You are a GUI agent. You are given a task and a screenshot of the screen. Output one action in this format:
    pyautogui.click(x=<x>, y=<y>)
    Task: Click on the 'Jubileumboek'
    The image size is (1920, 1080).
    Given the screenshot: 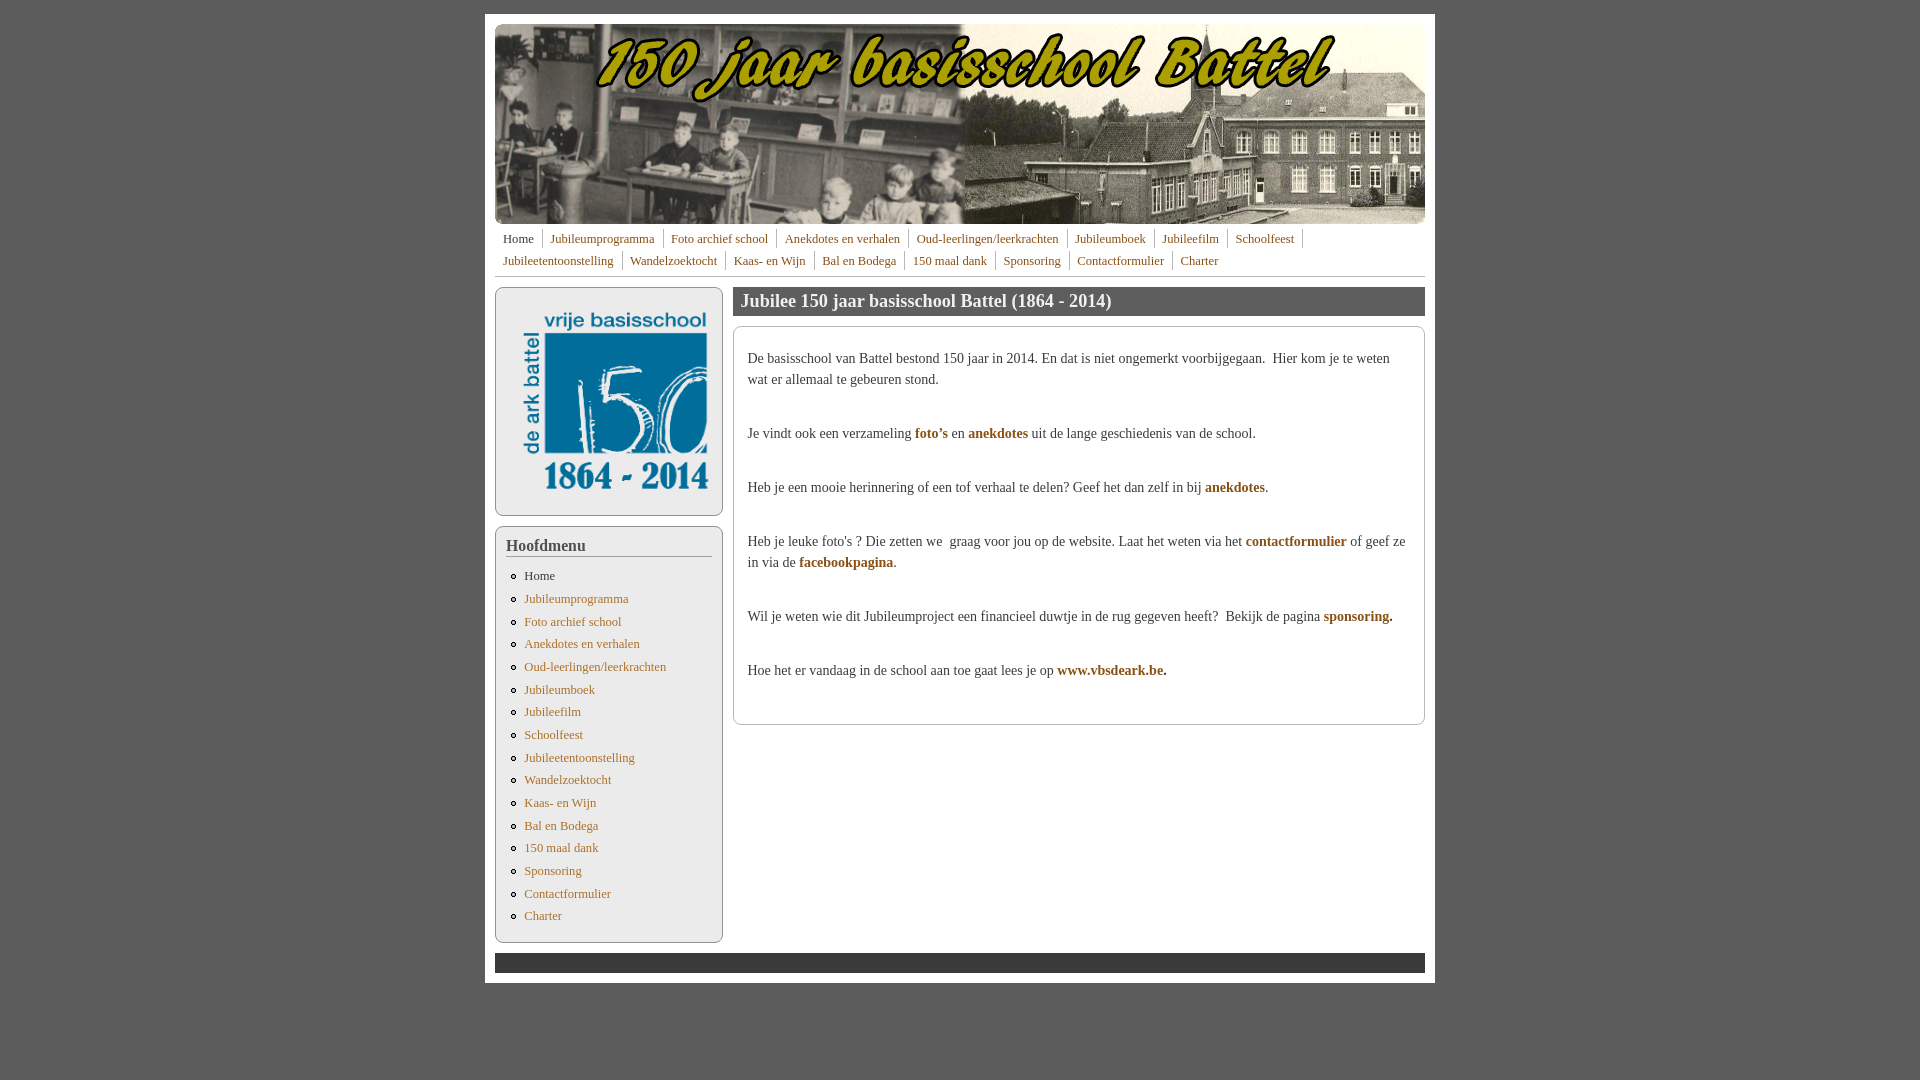 What is the action you would take?
    pyautogui.click(x=559, y=689)
    